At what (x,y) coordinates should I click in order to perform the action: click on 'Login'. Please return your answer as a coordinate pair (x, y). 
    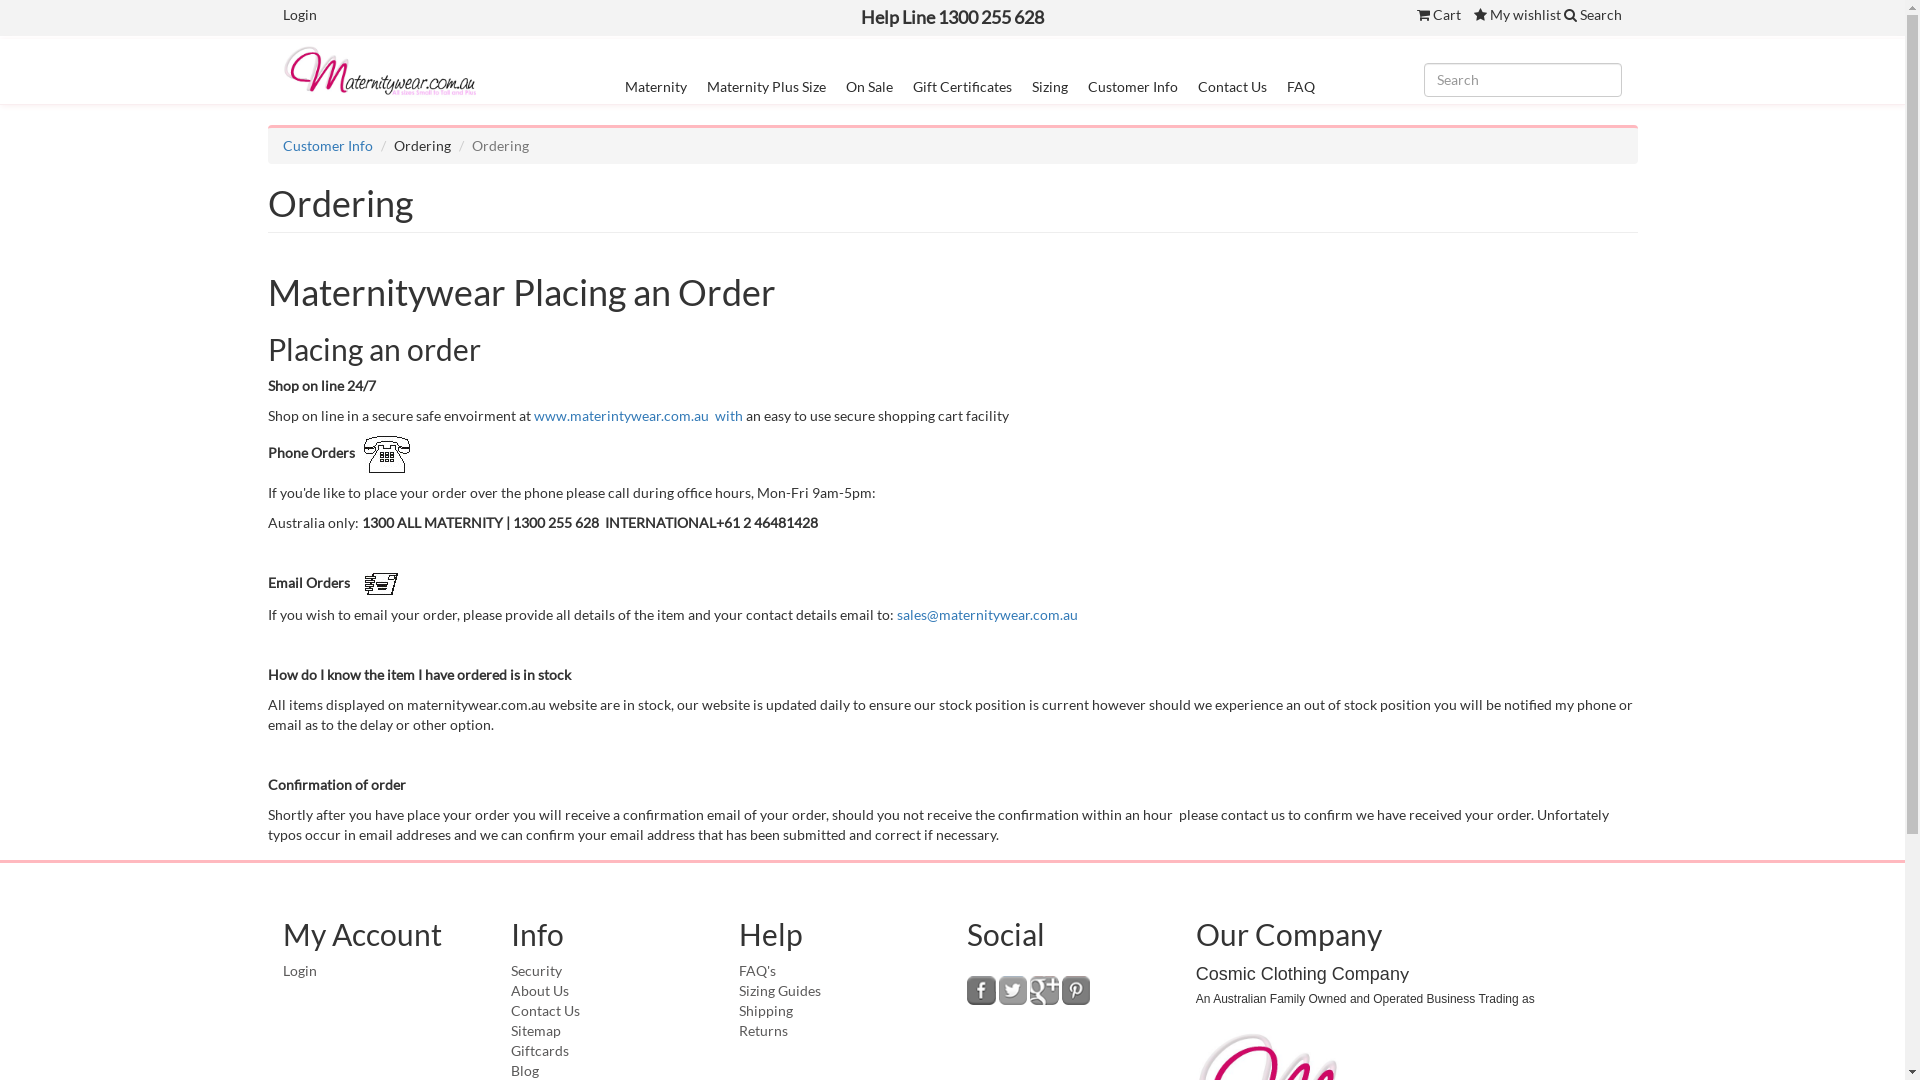
    Looking at the image, I should click on (297, 14).